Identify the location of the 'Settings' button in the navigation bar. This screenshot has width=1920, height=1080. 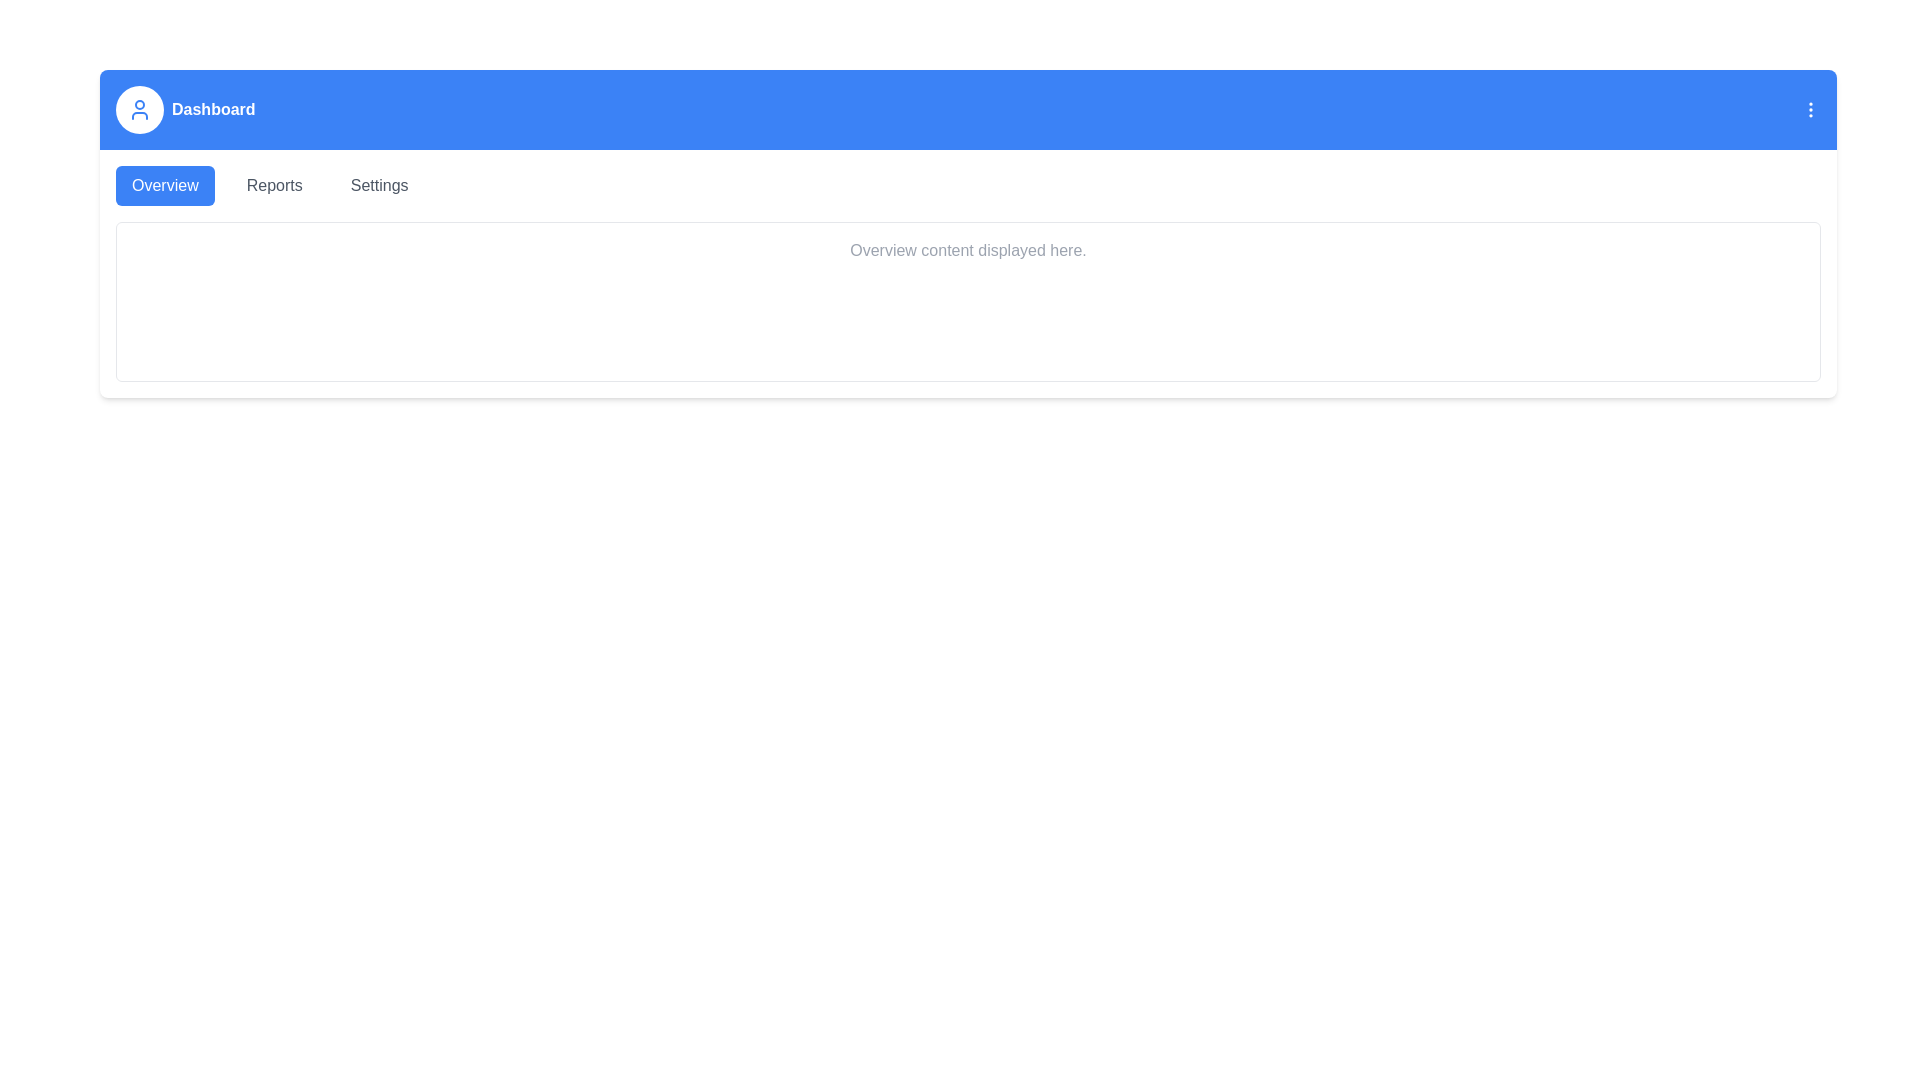
(379, 185).